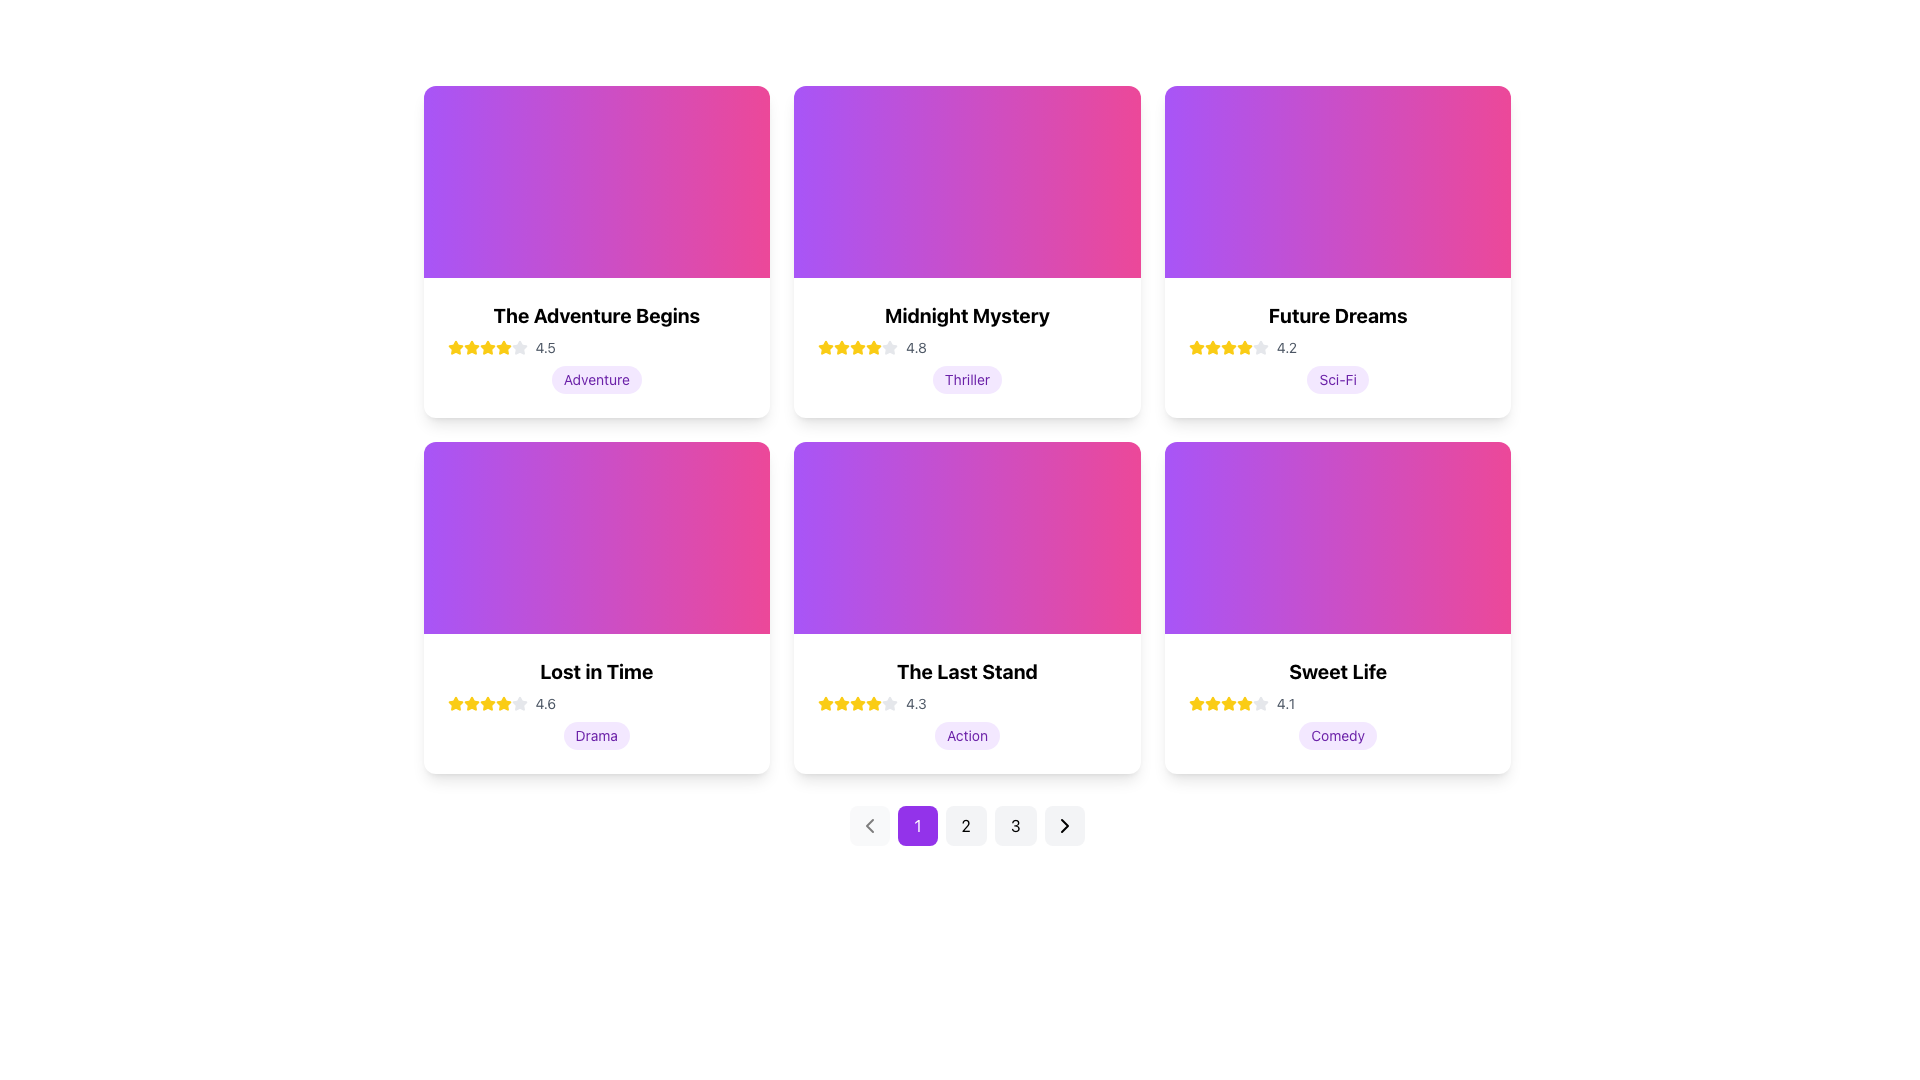 The height and width of the screenshot is (1080, 1920). Describe the element at coordinates (595, 181) in the screenshot. I see `the Decorative background element which features a gradient from purple to pink and is located in the upper section of the card labeled 'The Adventure Begins'` at that location.